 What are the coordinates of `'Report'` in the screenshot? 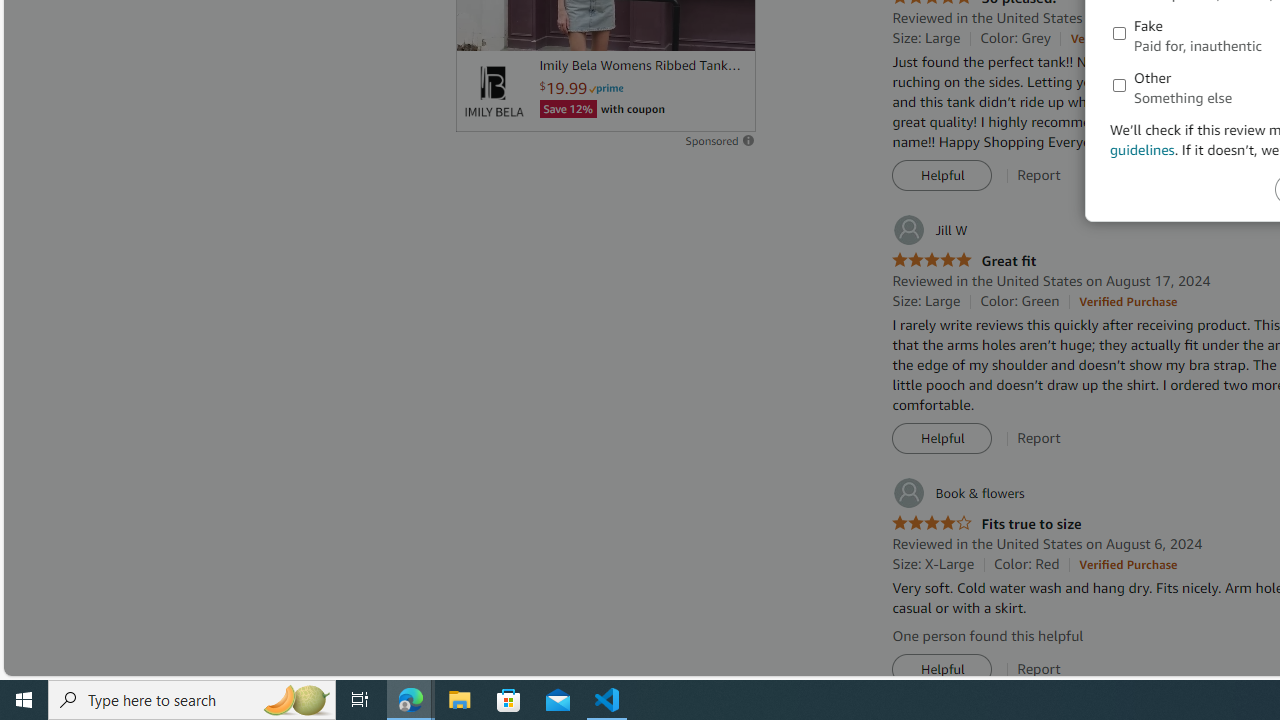 It's located at (1039, 669).